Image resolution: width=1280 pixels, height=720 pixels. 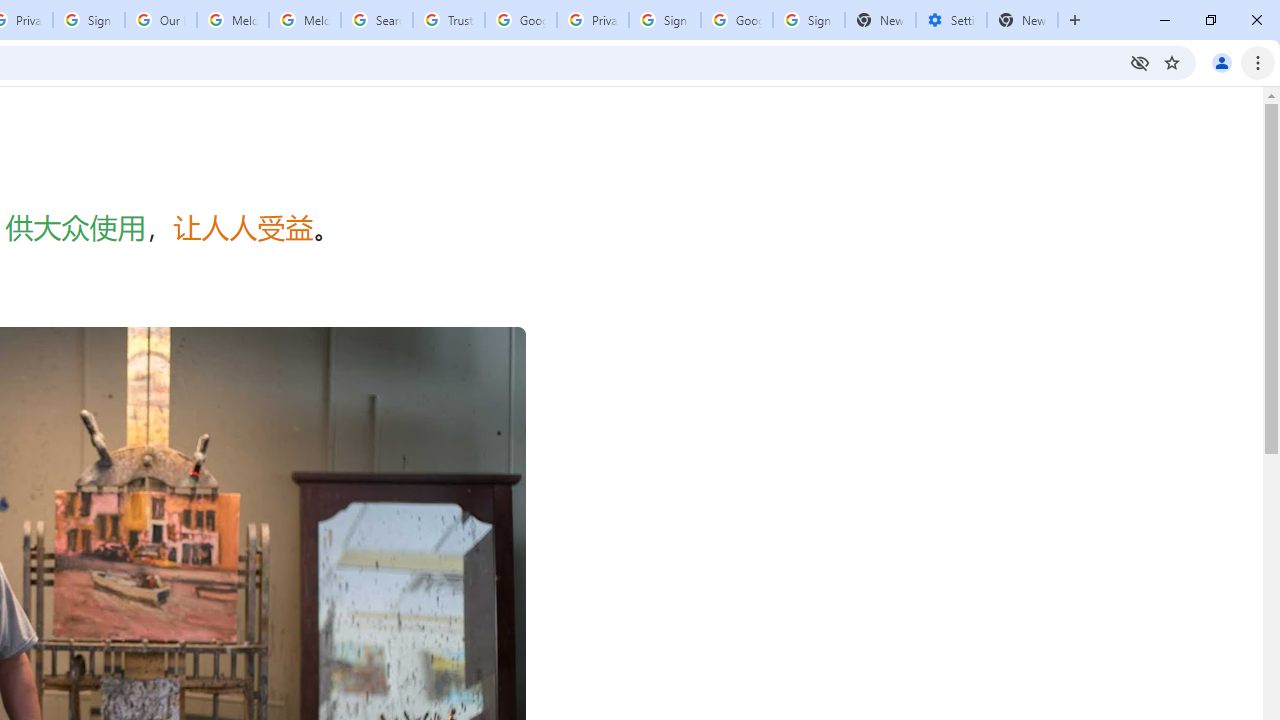 I want to click on 'Google Cybersecurity Innovations - Google Safety Center', so click(x=736, y=20).